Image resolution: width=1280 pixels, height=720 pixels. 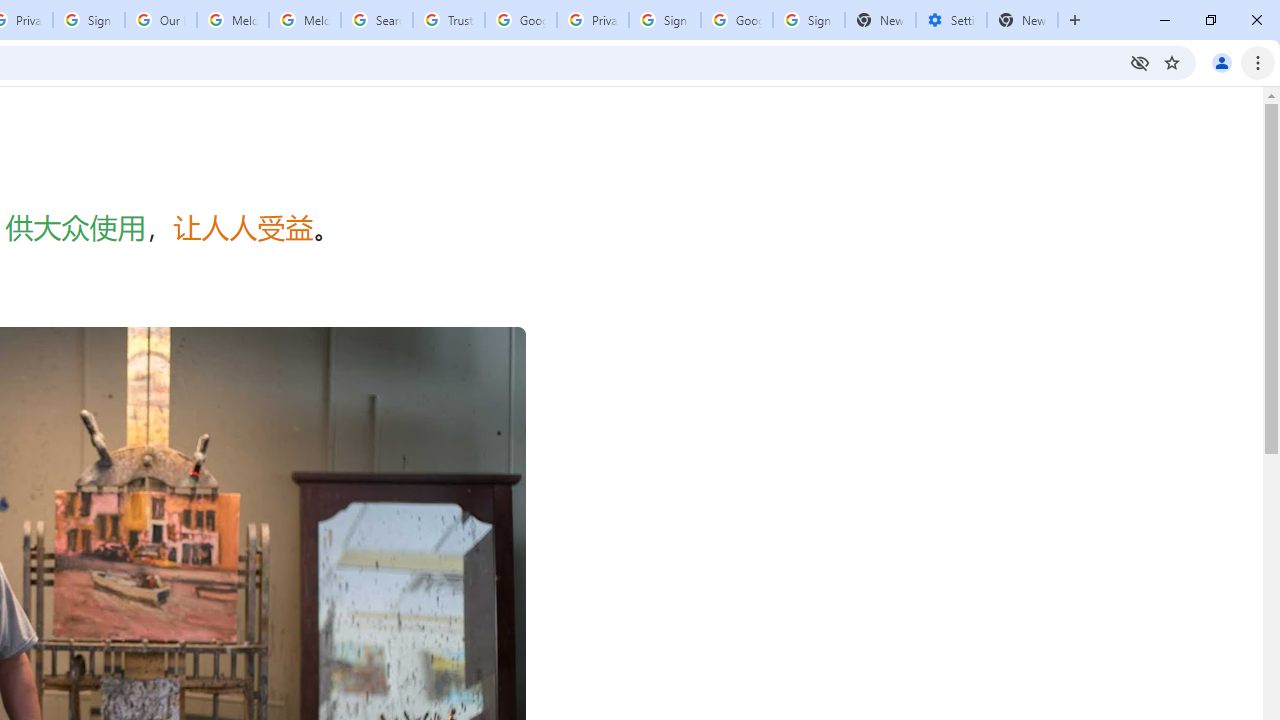 I want to click on 'Google Cybersecurity Innovations - Google Safety Center', so click(x=736, y=20).